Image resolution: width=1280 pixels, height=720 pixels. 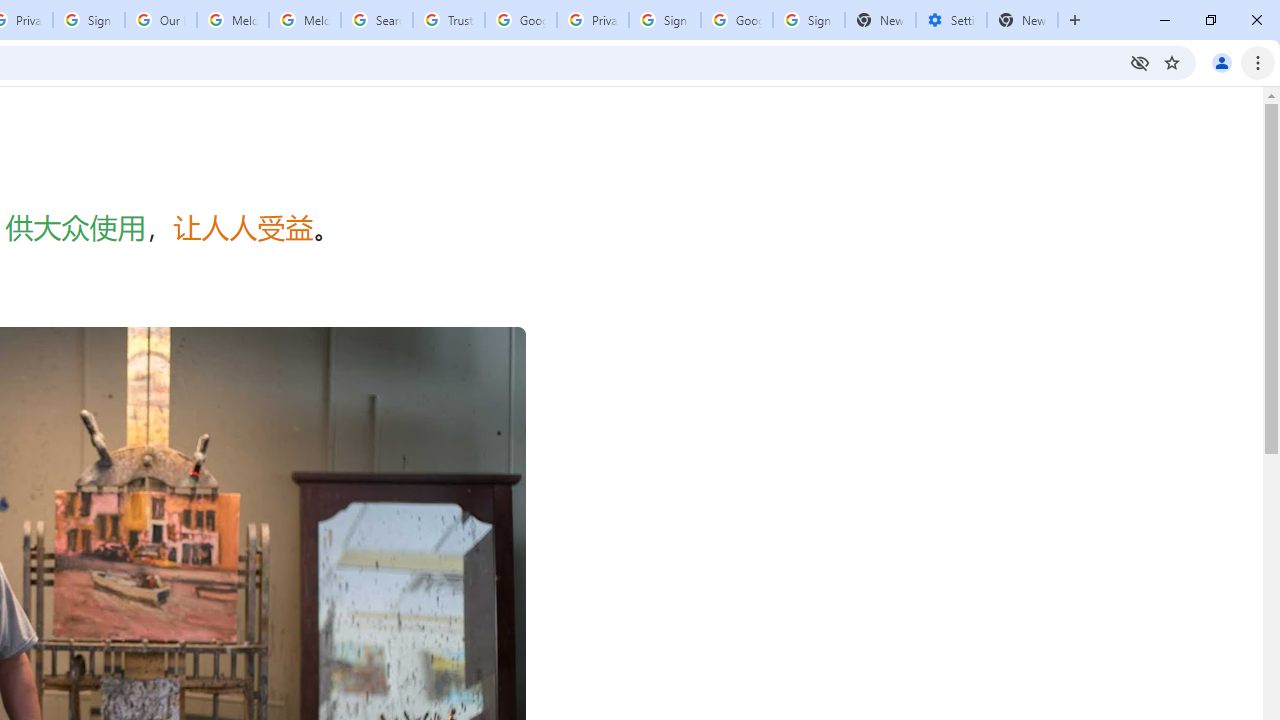 I want to click on 'Google Cybersecurity Innovations - Google Safety Center', so click(x=736, y=20).